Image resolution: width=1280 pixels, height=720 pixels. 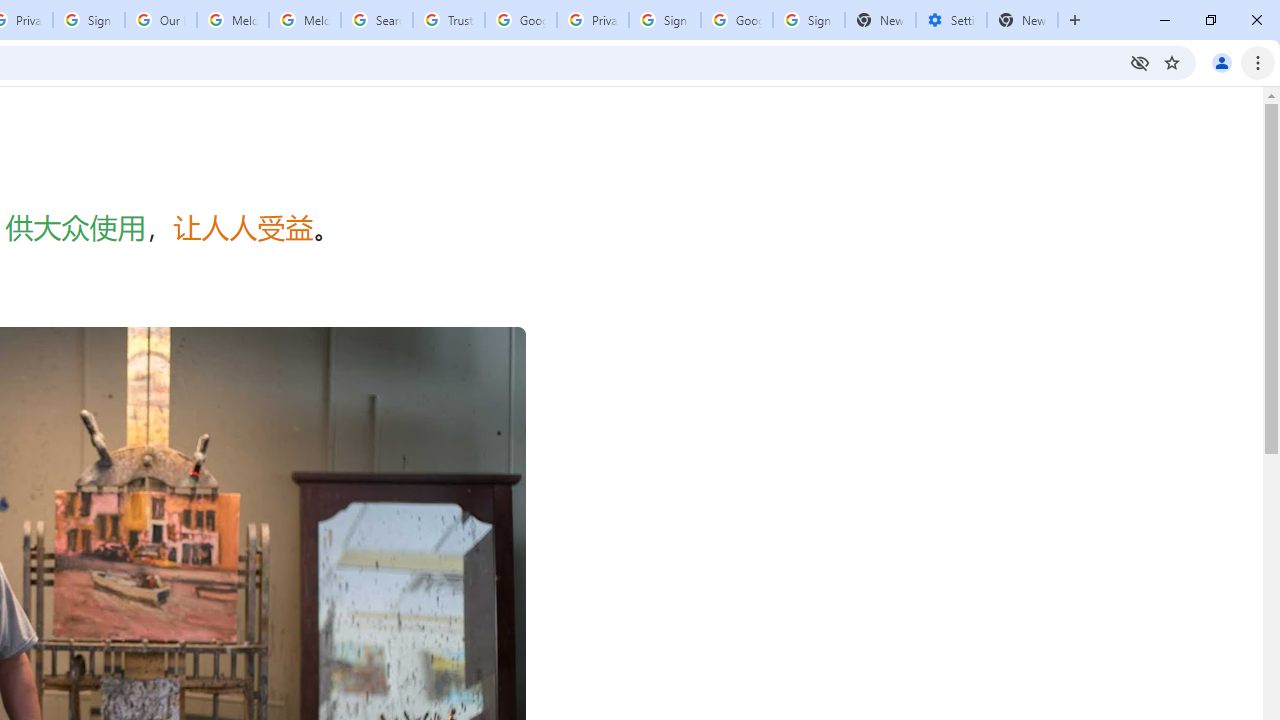 I want to click on 'Google Cybersecurity Innovations - Google Safety Center', so click(x=736, y=20).